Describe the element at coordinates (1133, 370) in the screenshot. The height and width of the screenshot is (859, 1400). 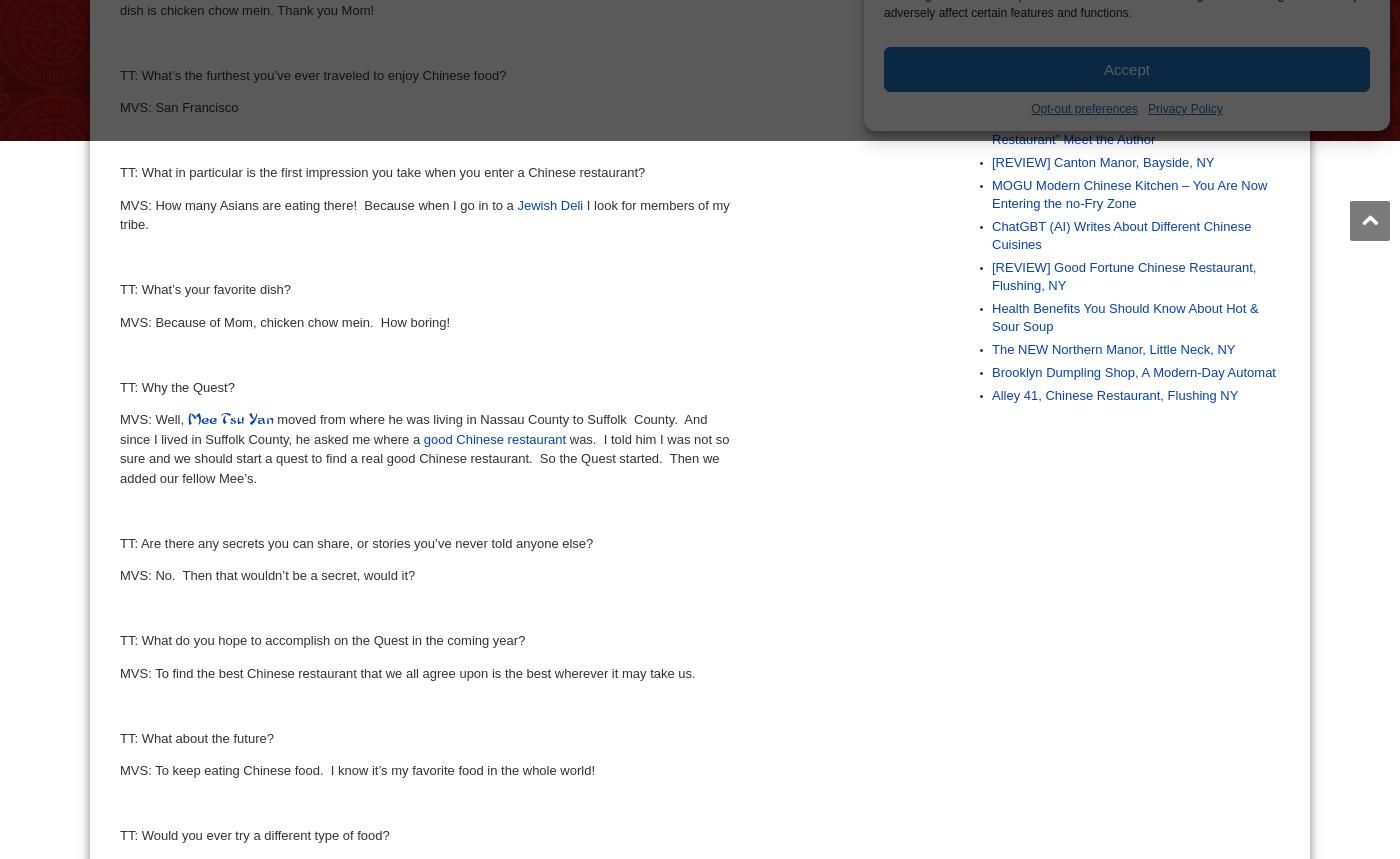
I see `'Brooklyn Dumpling Shop, A Modern-Day Automat'` at that location.